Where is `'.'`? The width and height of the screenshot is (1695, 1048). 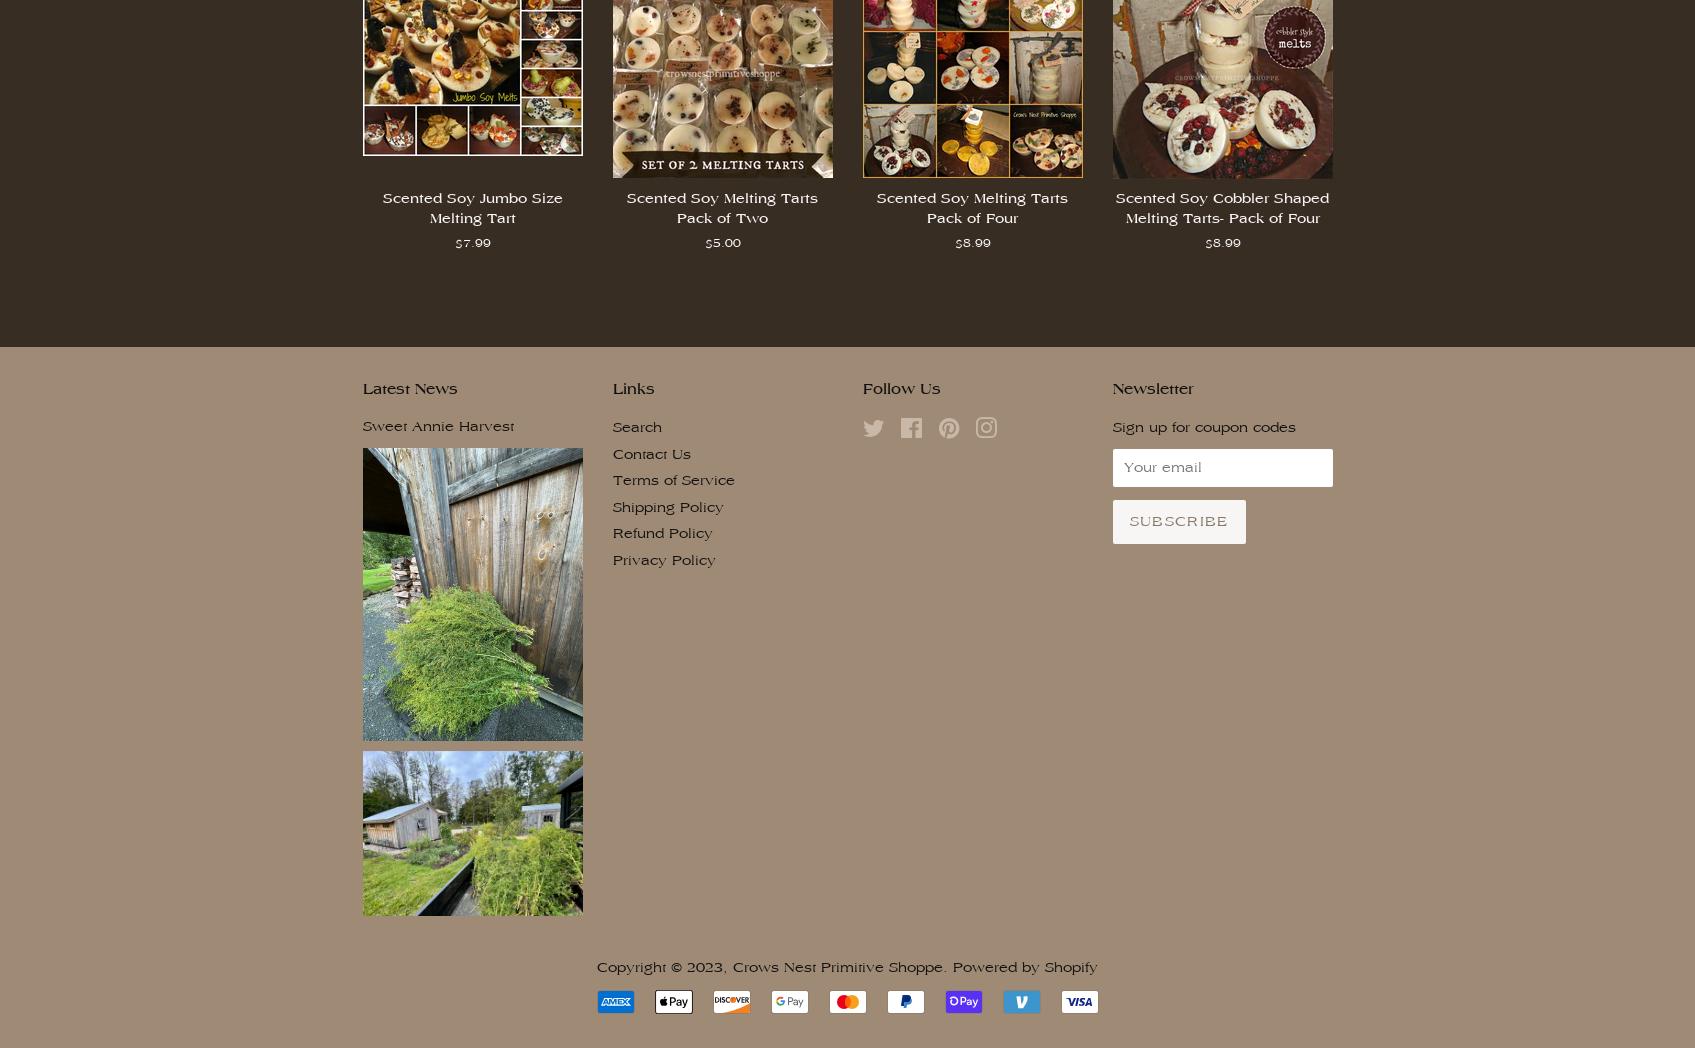 '.' is located at coordinates (948, 966).